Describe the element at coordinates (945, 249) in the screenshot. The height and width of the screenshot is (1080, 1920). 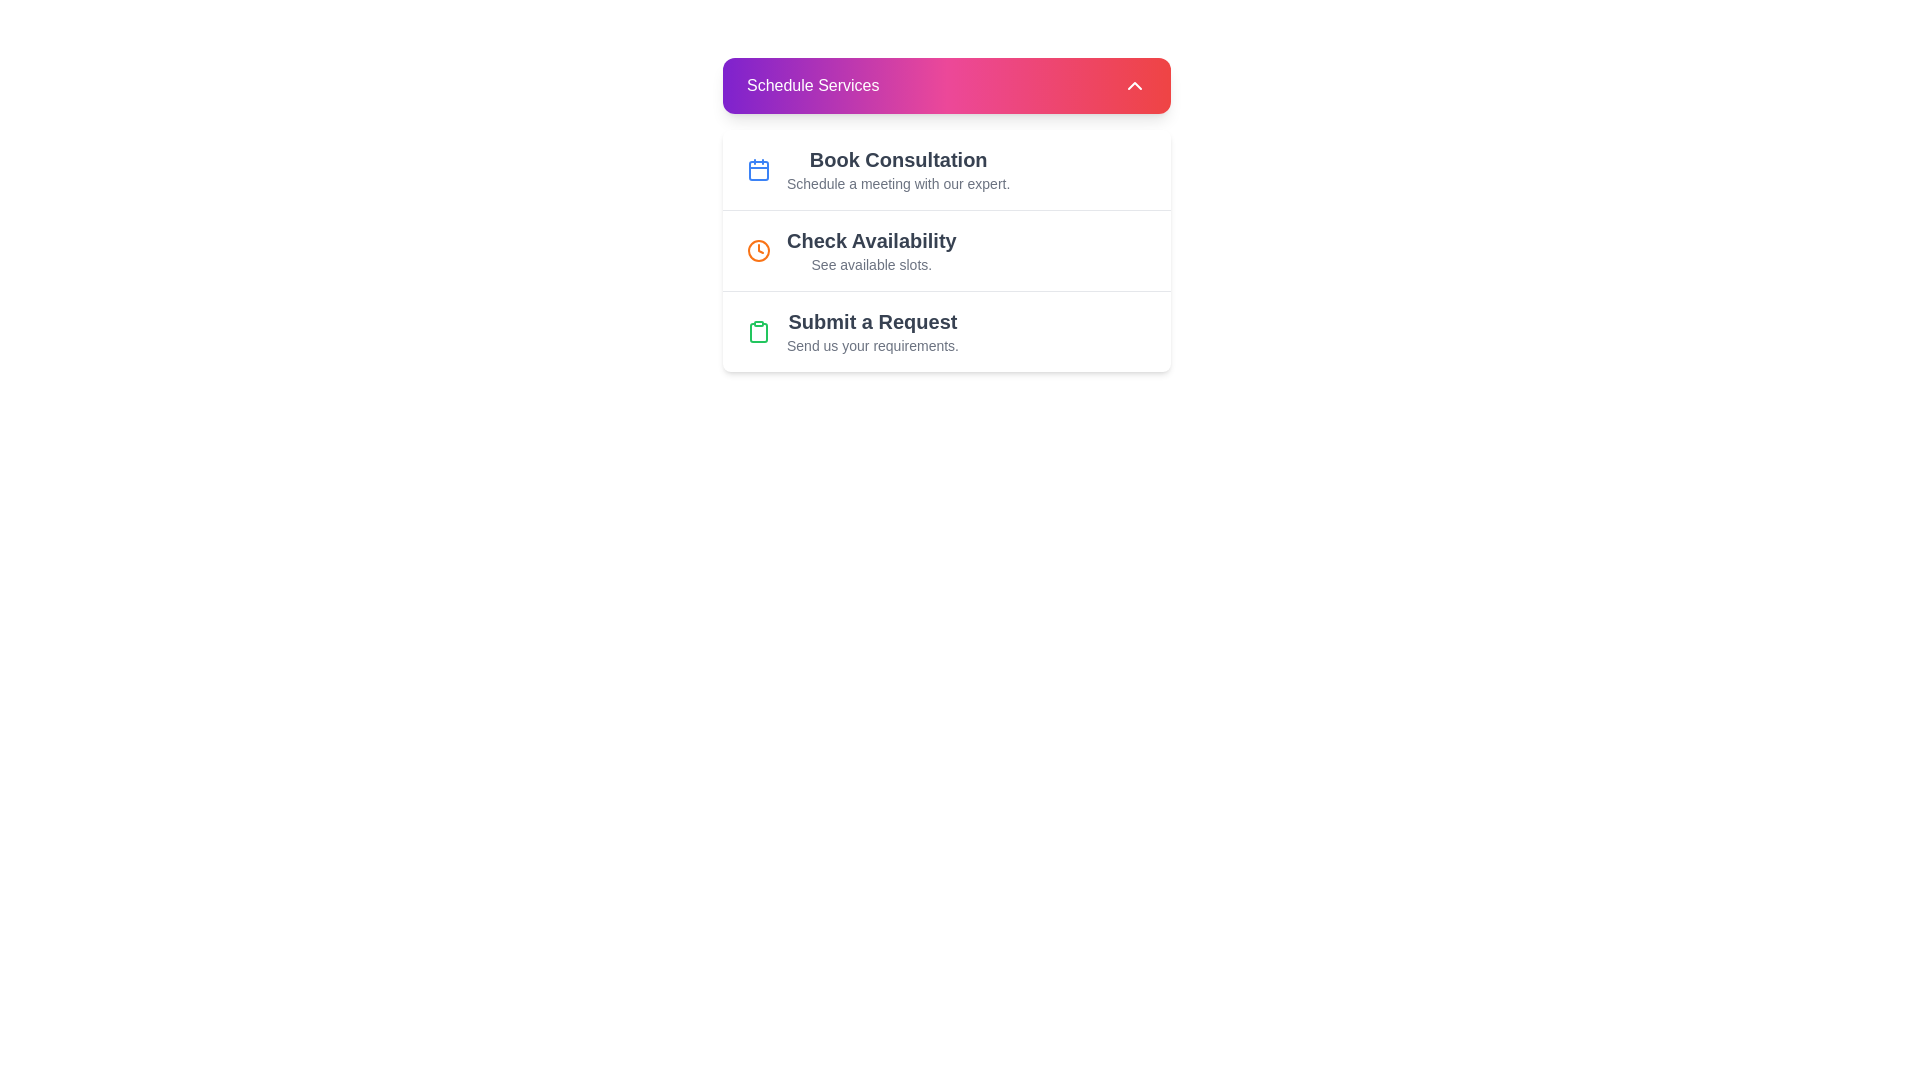
I see `the interactive button labeled with text and an icon, positioned below 'Book Consultation' and above 'Submit a Request', to check available slots for a service or item` at that location.